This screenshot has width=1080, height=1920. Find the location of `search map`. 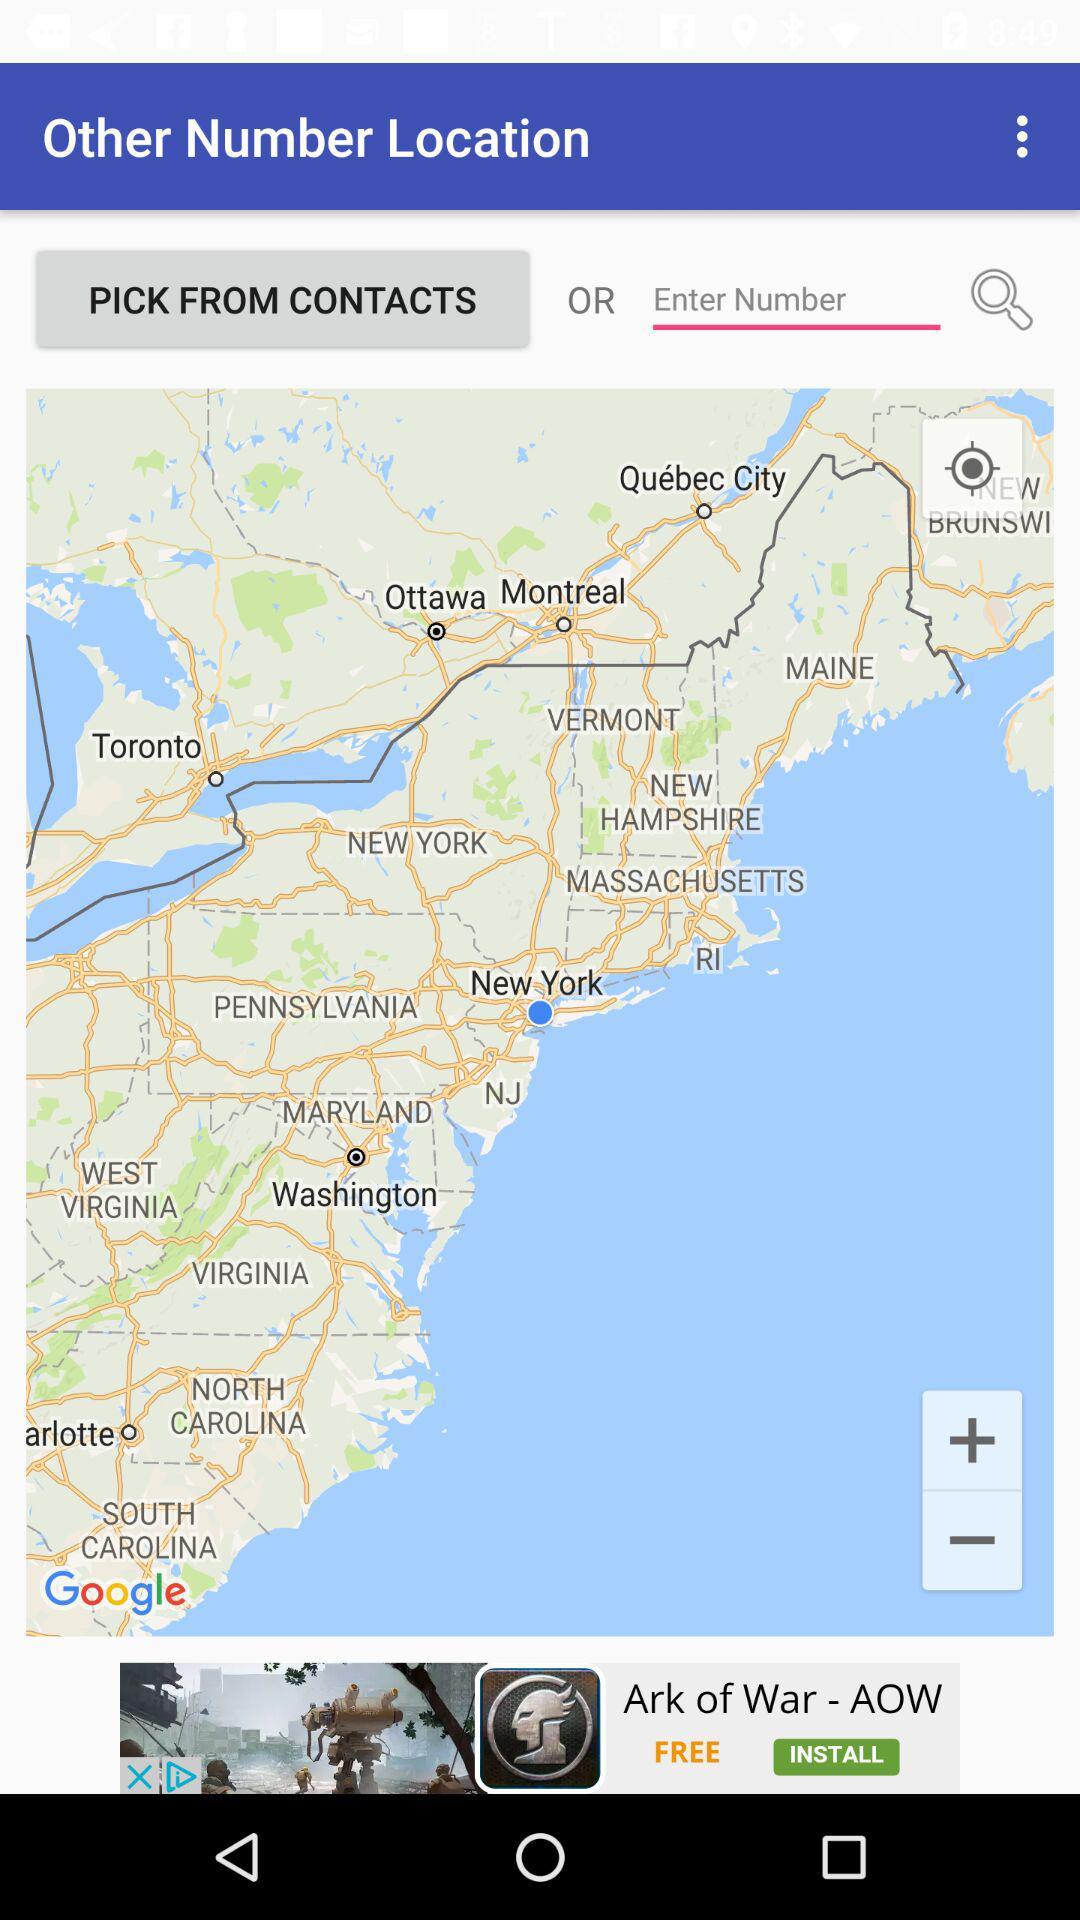

search map is located at coordinates (1002, 298).